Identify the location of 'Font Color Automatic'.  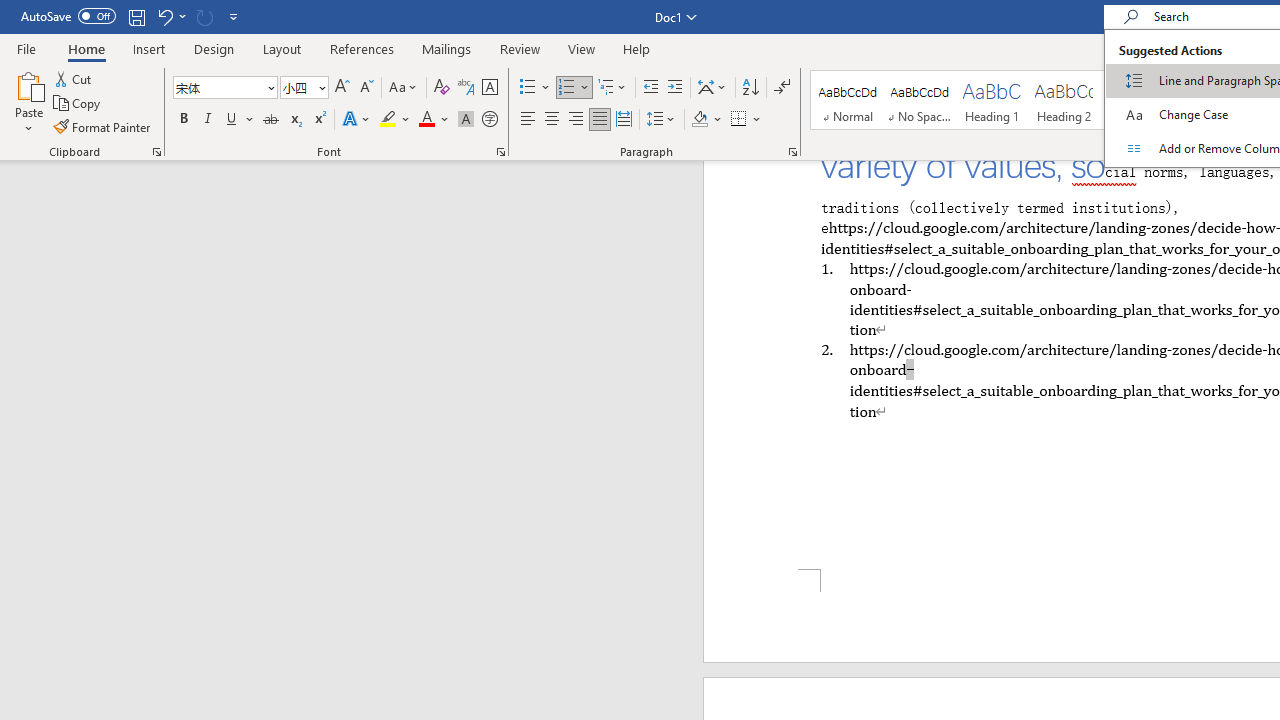
(425, 119).